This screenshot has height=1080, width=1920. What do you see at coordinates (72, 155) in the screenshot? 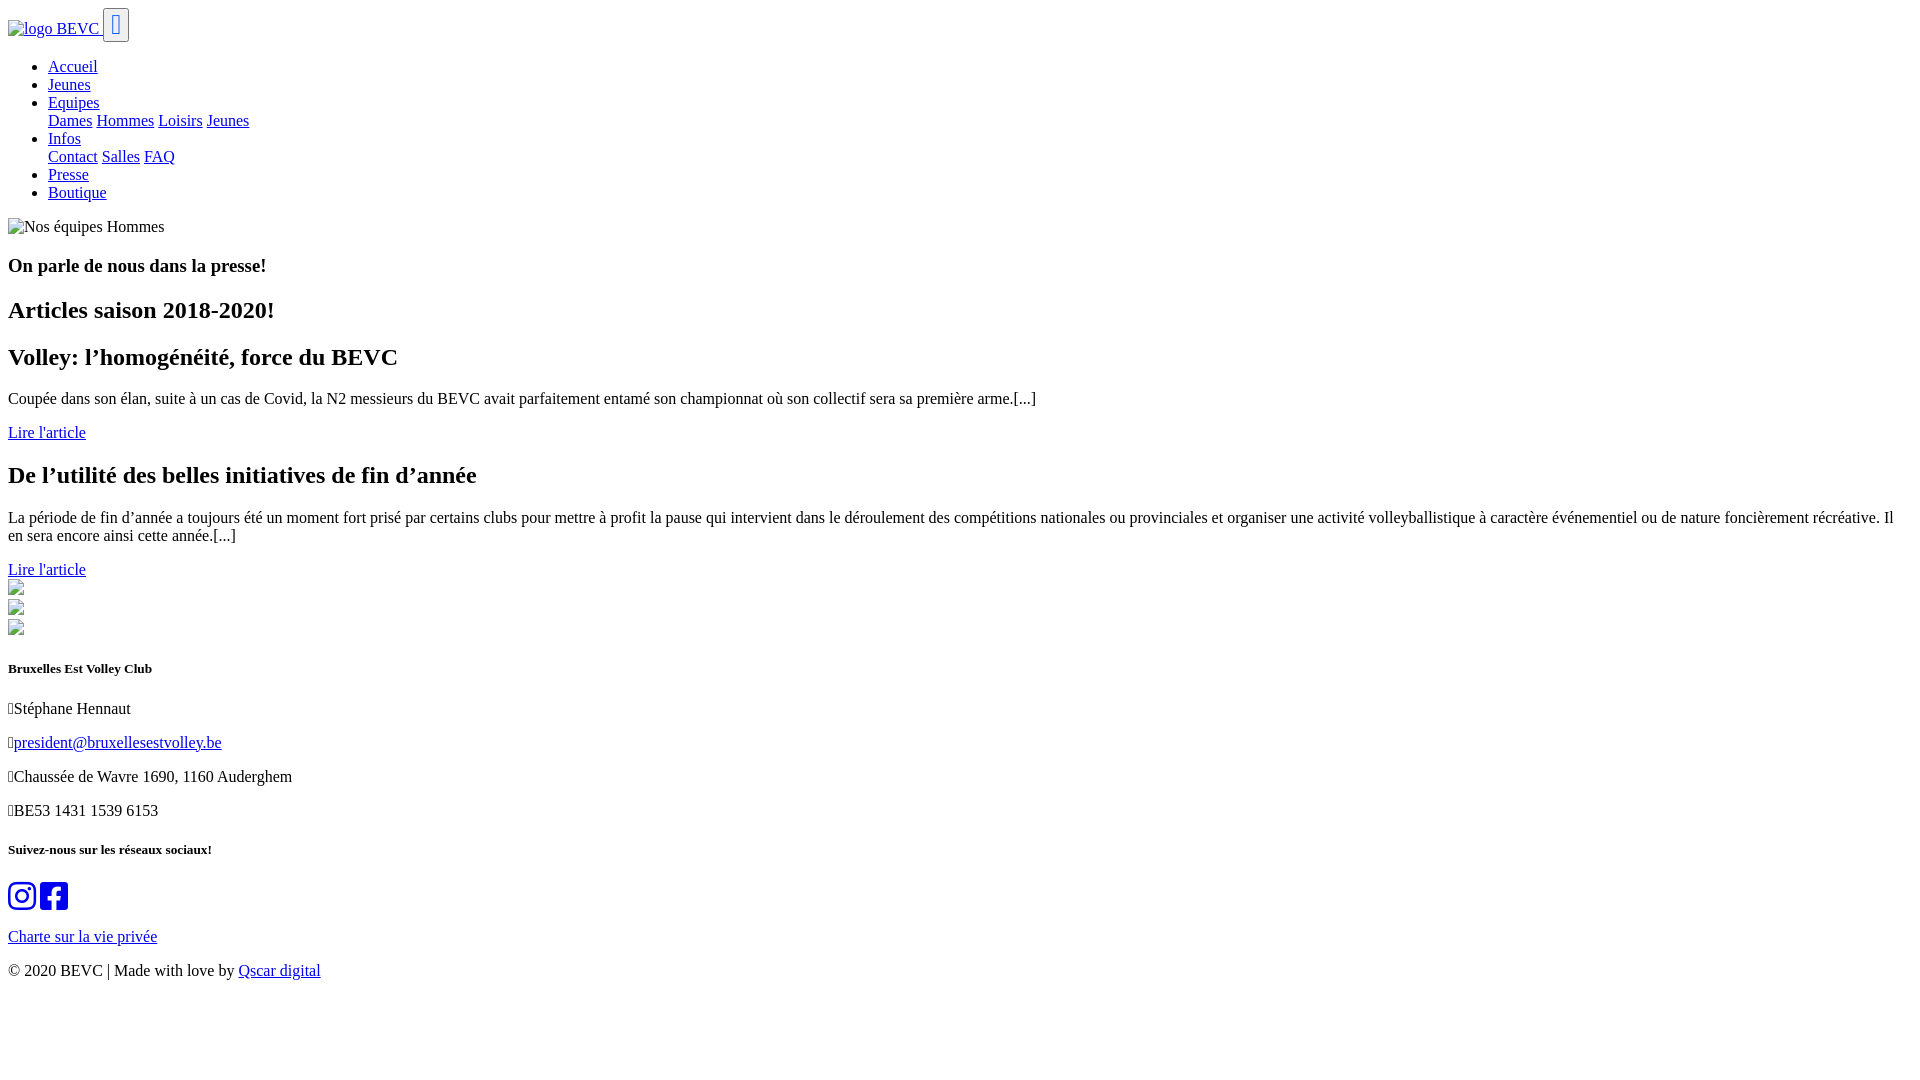
I see `'Contact'` at bounding box center [72, 155].